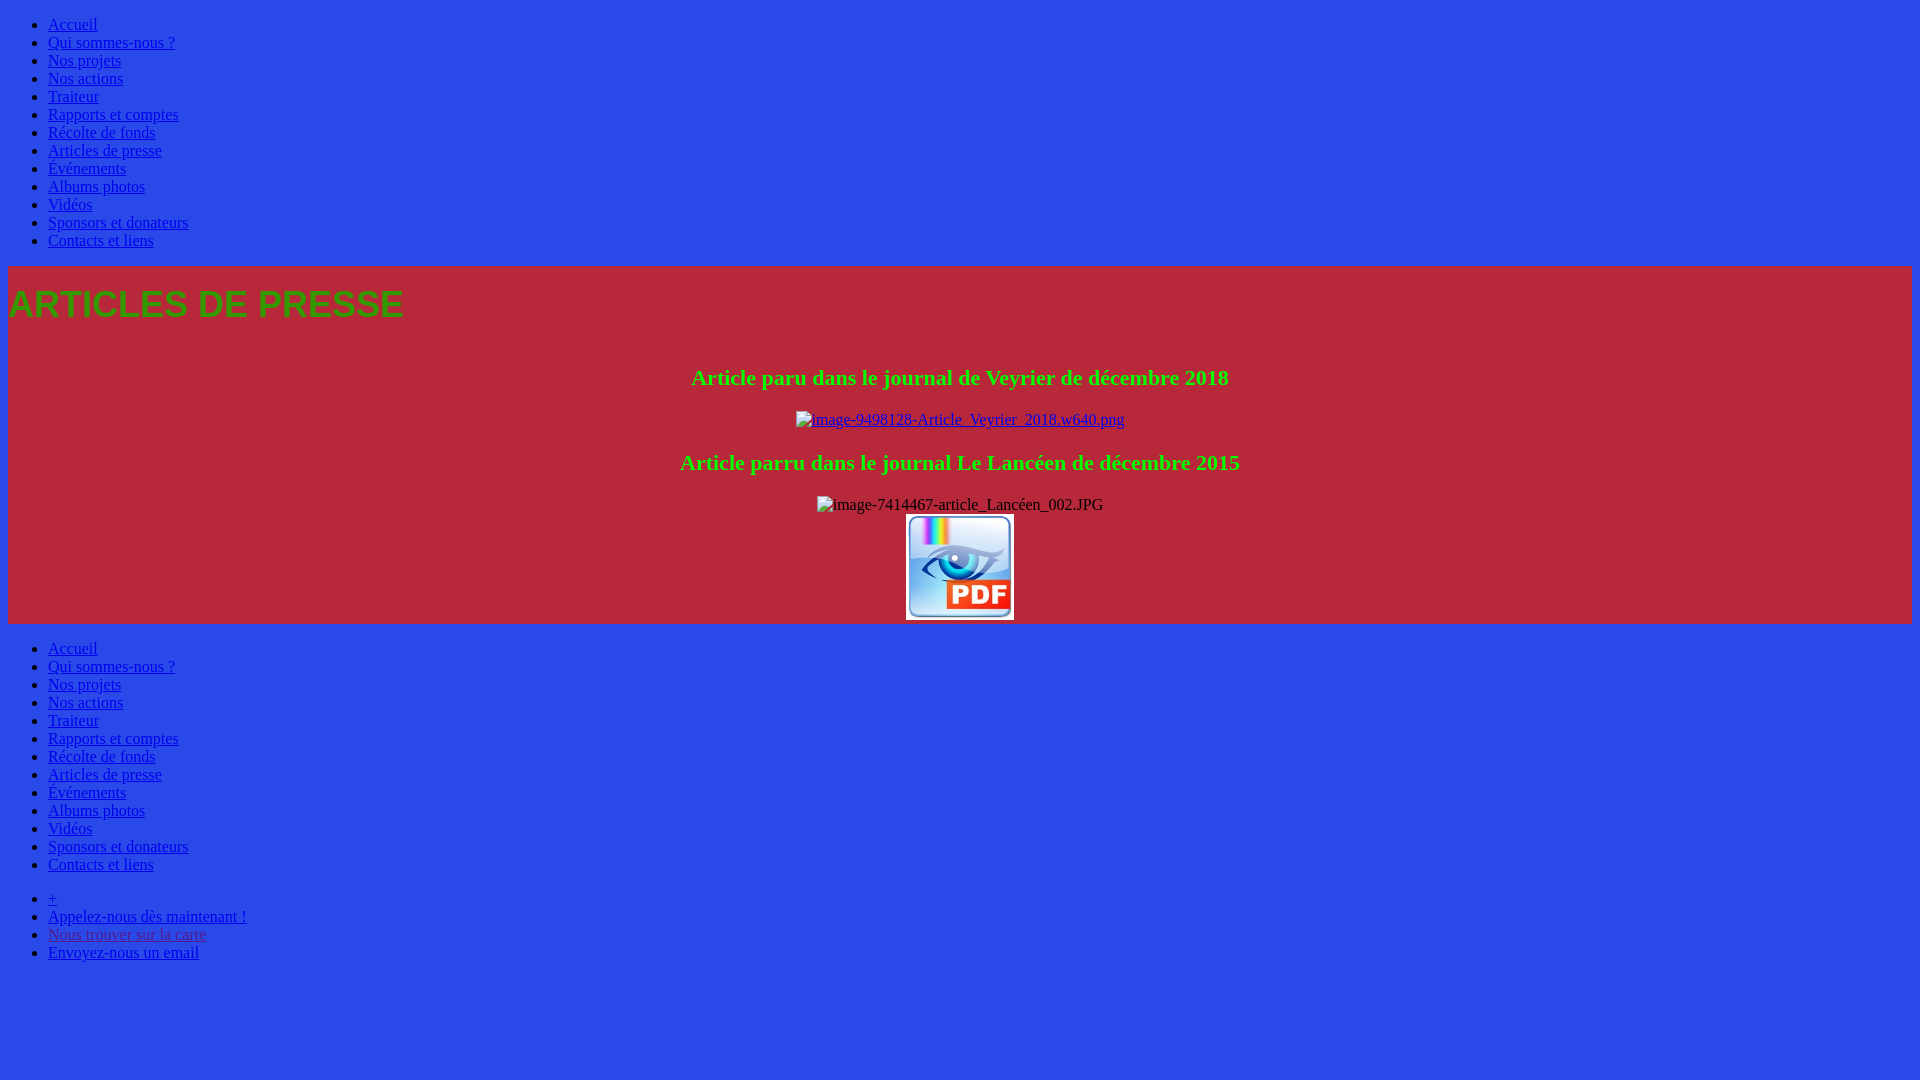 This screenshot has height=1080, width=1920. Describe the element at coordinates (122, 951) in the screenshot. I see `'Envoyez-nous un email'` at that location.